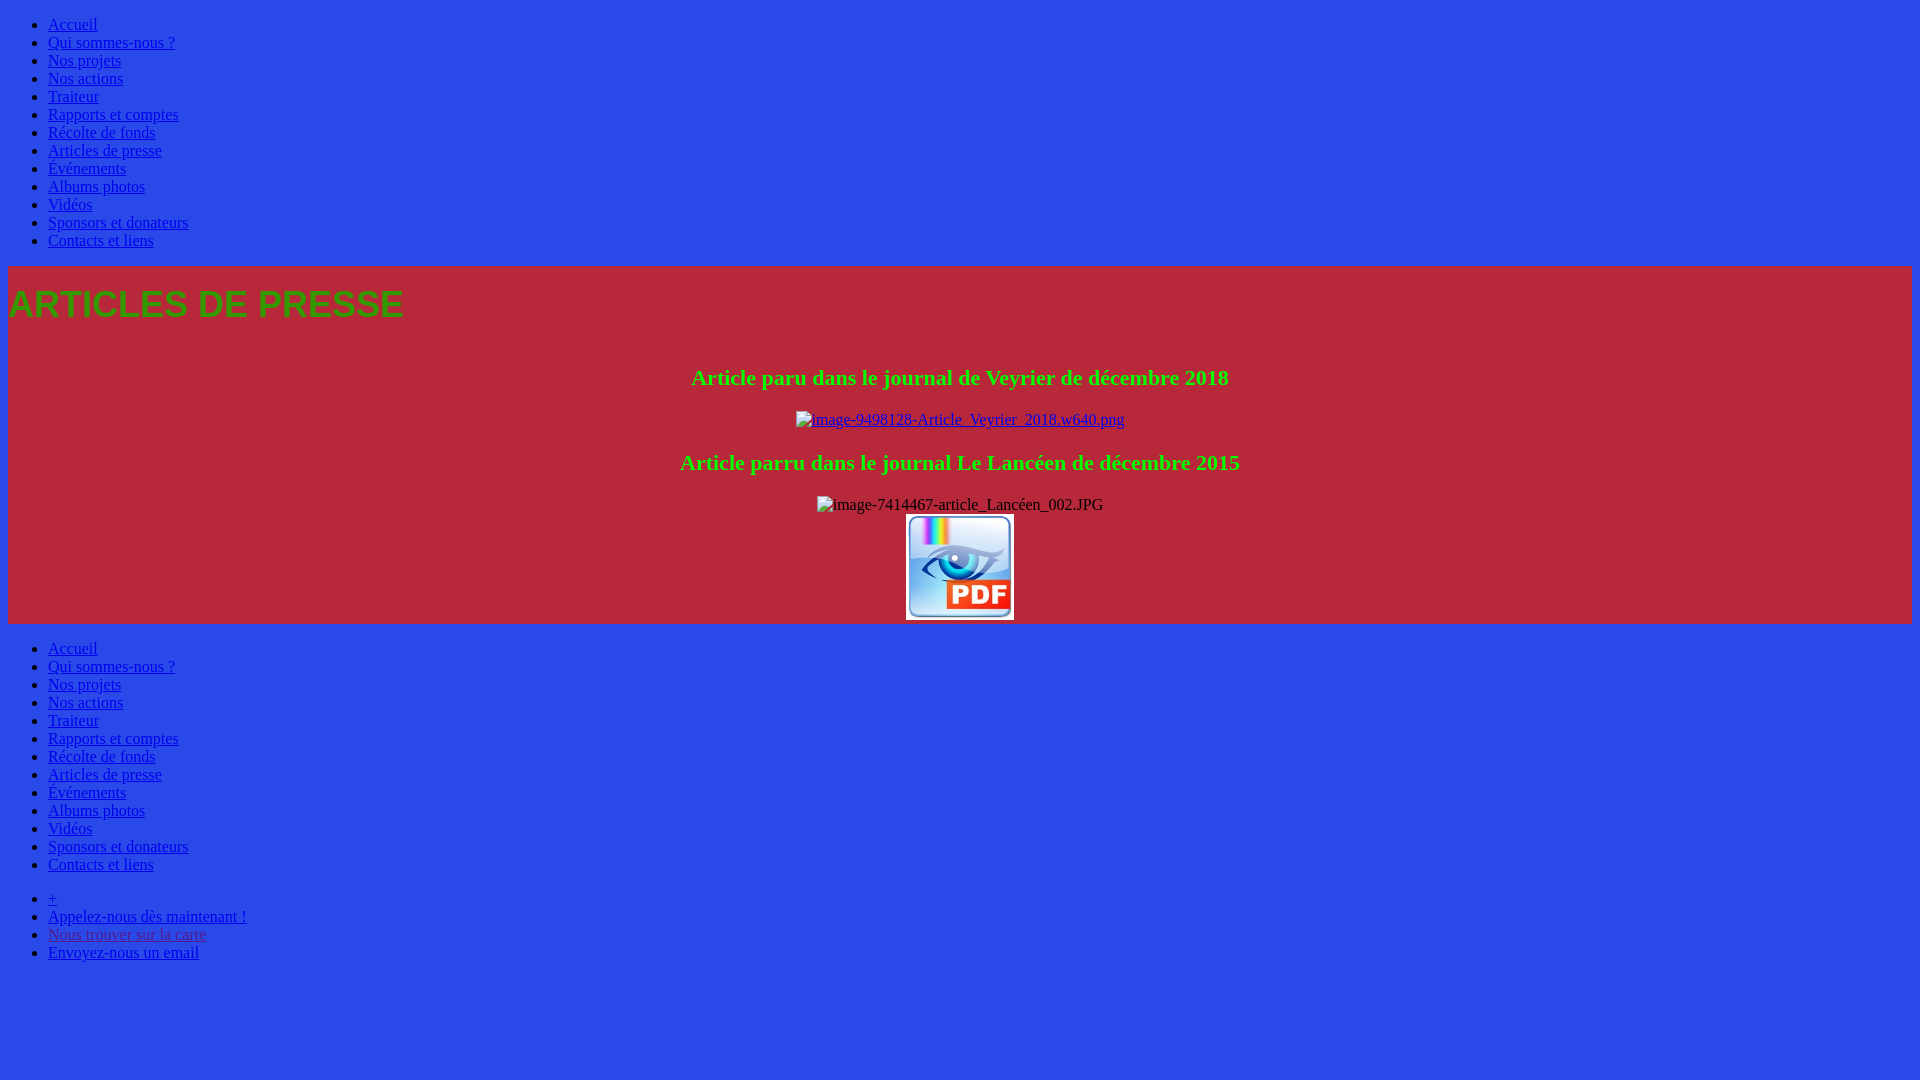 This screenshot has height=1080, width=1920. Describe the element at coordinates (122, 951) in the screenshot. I see `'Envoyez-nous un email'` at that location.